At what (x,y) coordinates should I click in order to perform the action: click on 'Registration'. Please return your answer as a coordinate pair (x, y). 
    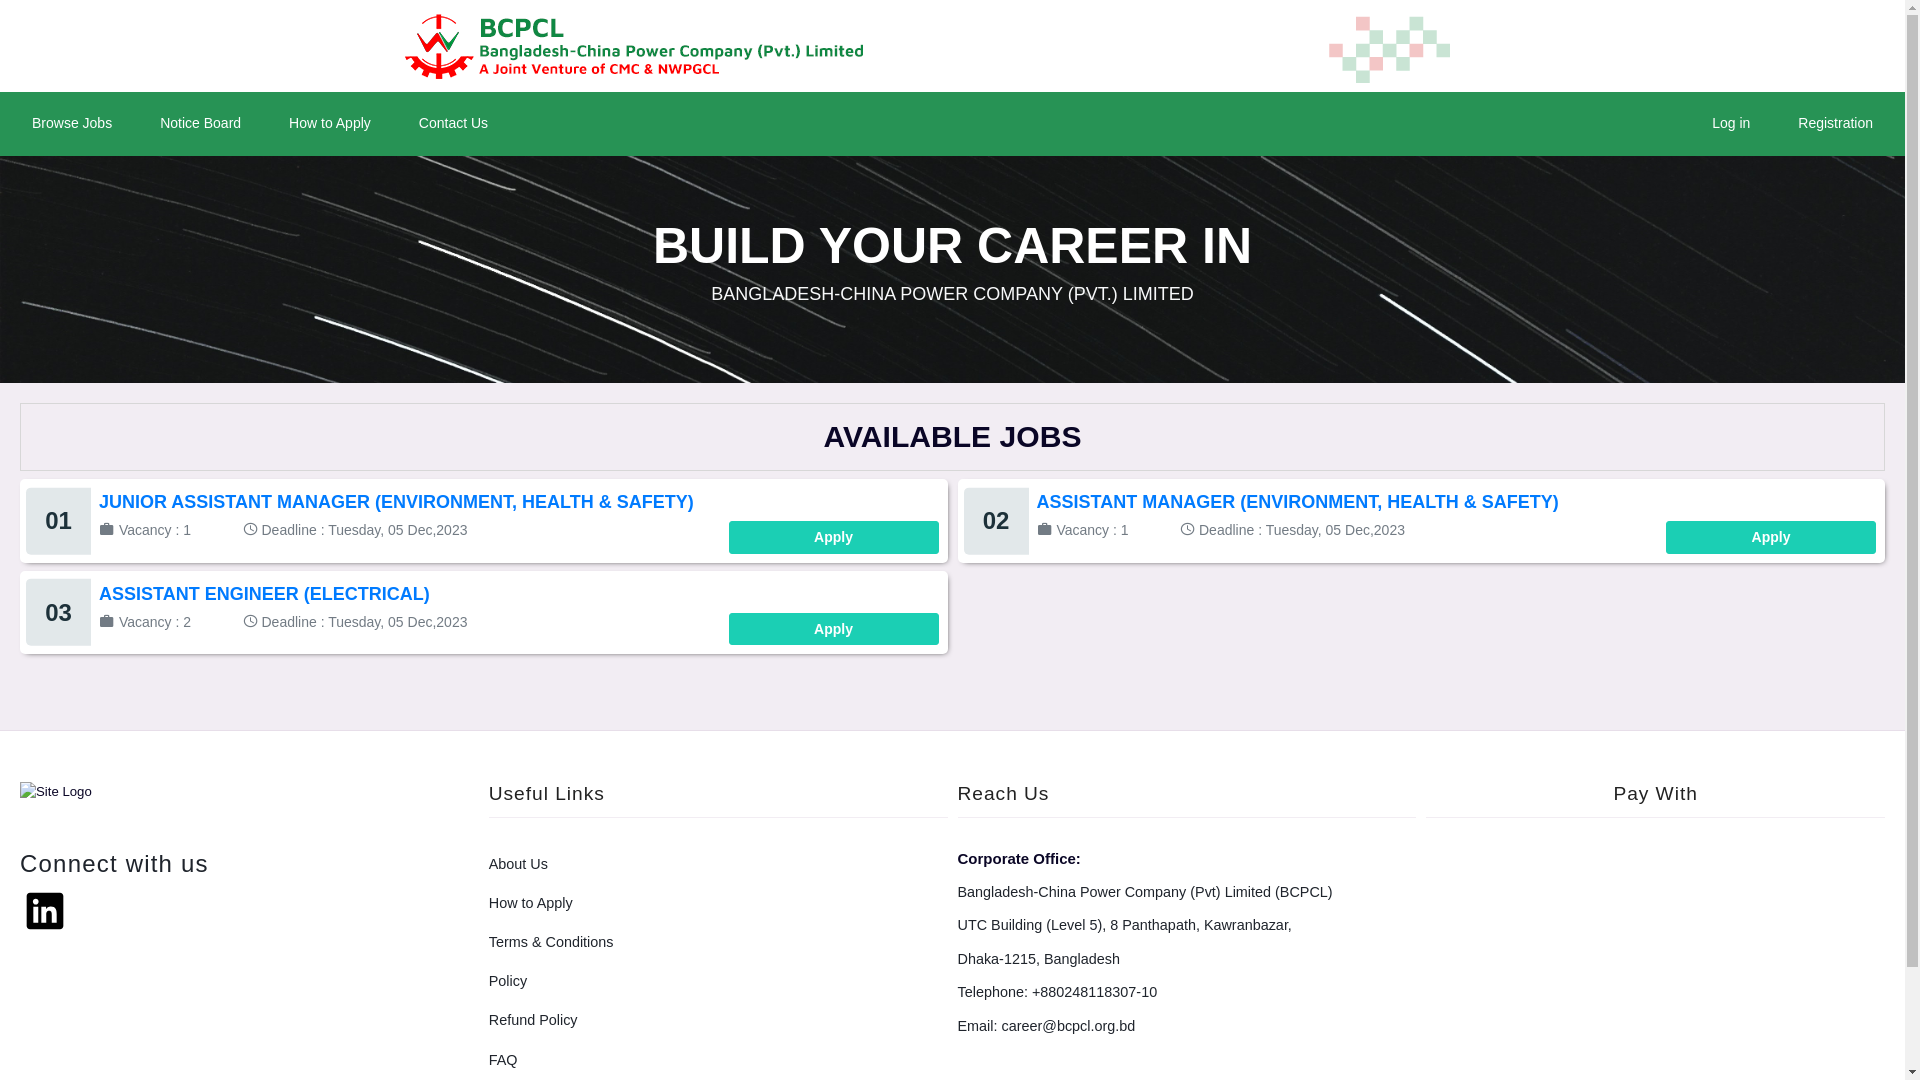
    Looking at the image, I should click on (1835, 123).